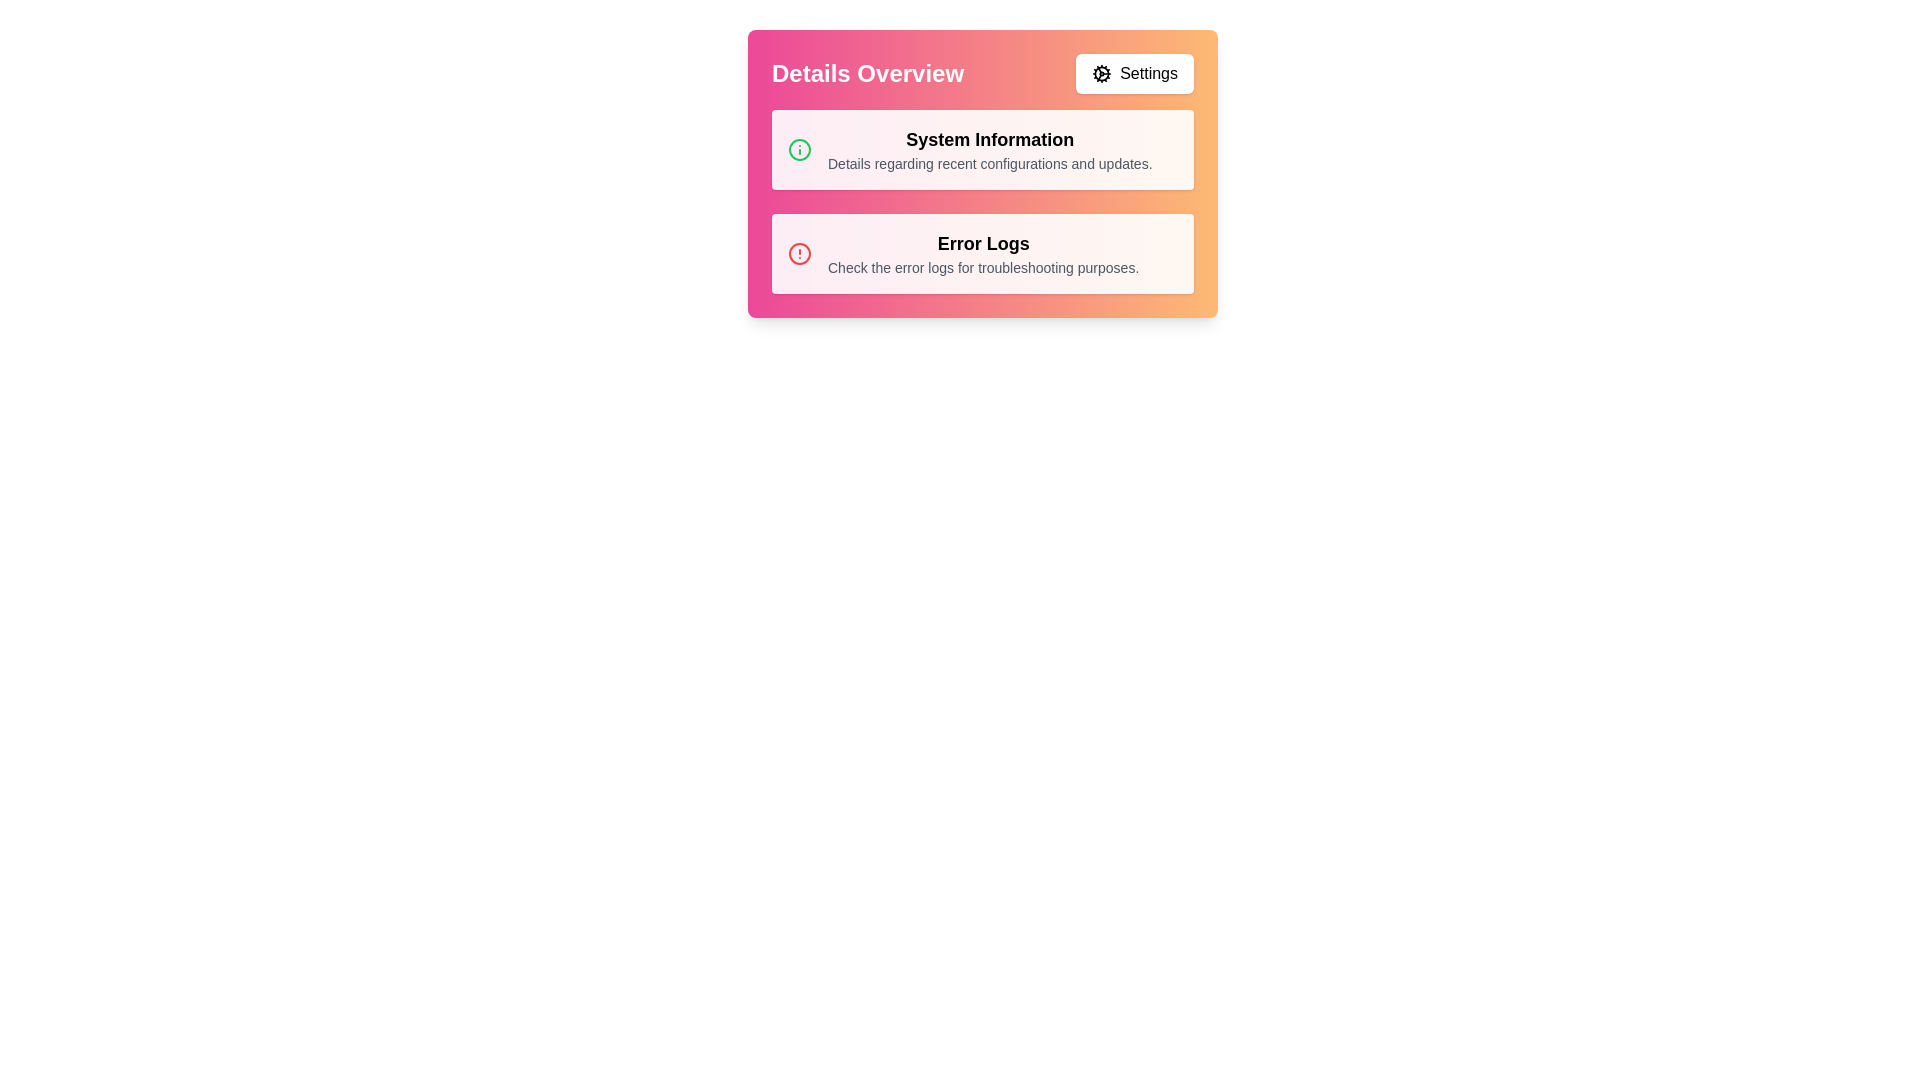 The height and width of the screenshot is (1080, 1920). Describe the element at coordinates (990, 163) in the screenshot. I see `text label located below the 'System Information' heading, which is styled with a smaller font and grayish color` at that location.